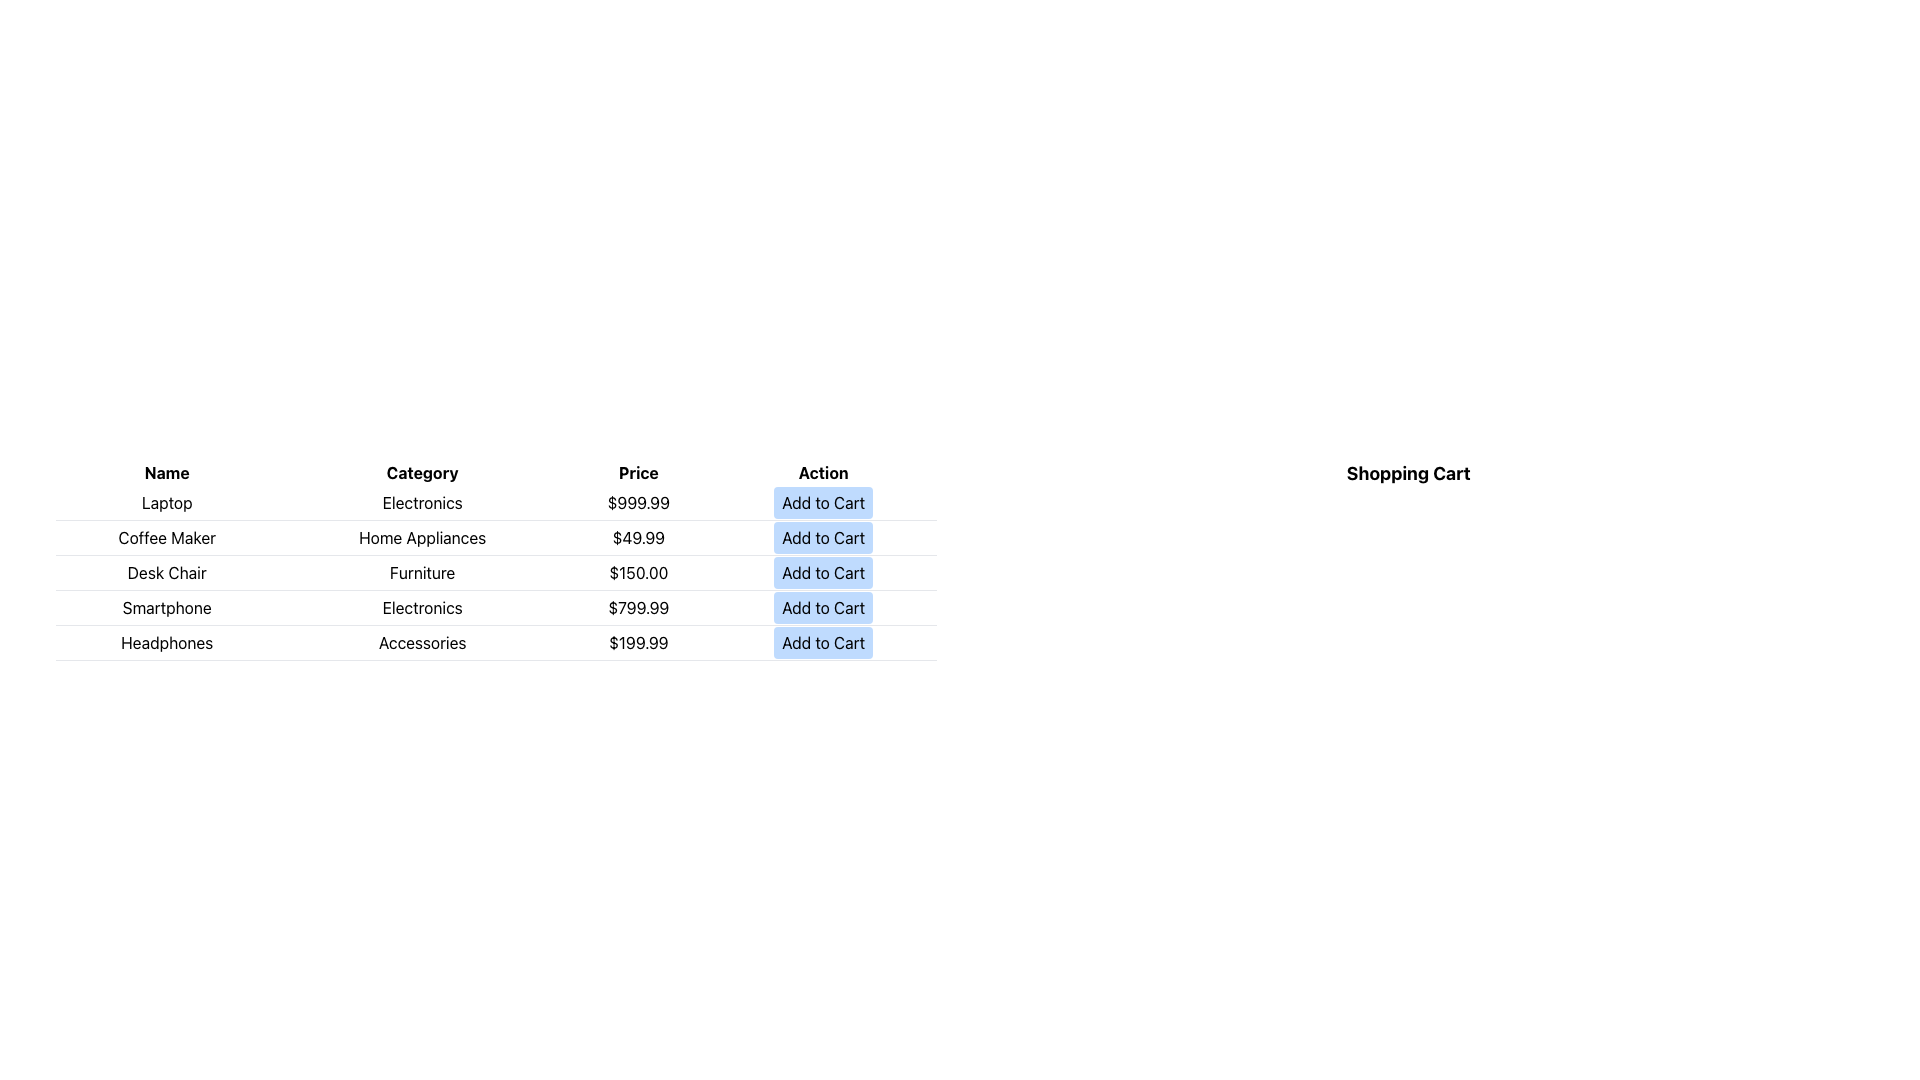 Image resolution: width=1920 pixels, height=1080 pixels. Describe the element at coordinates (167, 502) in the screenshot. I see `the 'Laptop' text label in the first row under the 'Name' column of the table` at that location.